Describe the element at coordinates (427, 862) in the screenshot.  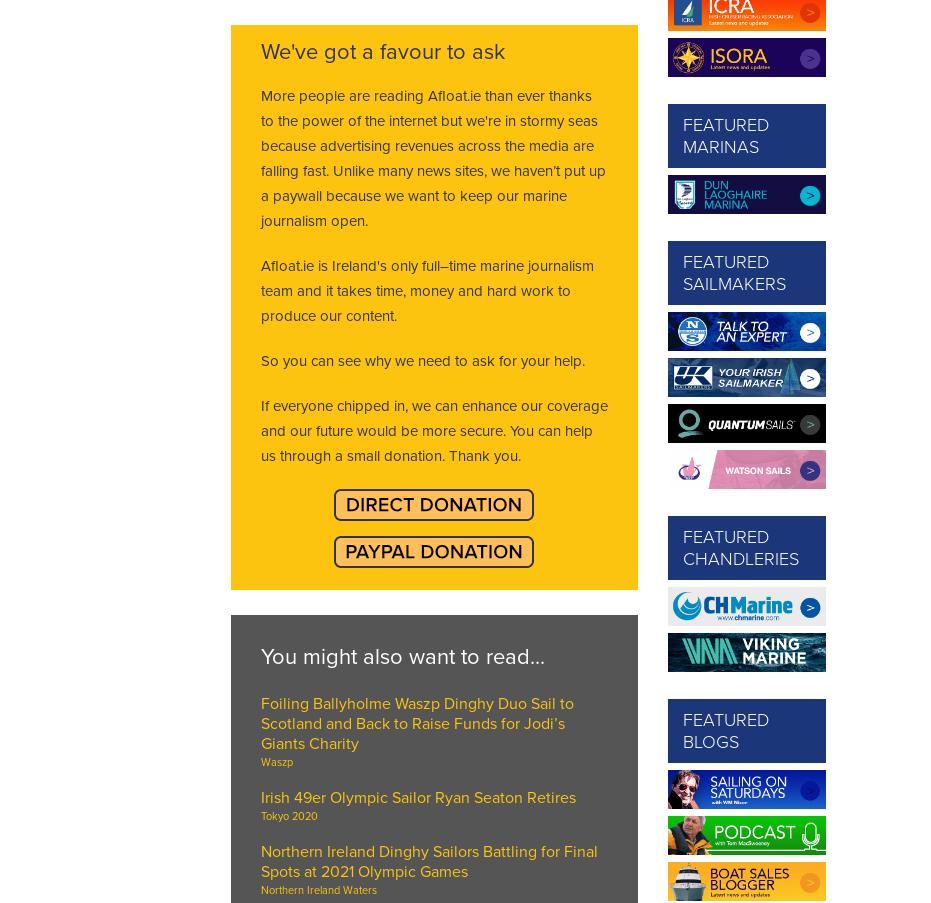
I see `'Northern Ireland Dinghy Sailors Battling for Final Spots at 2021 Olympic Games'` at that location.